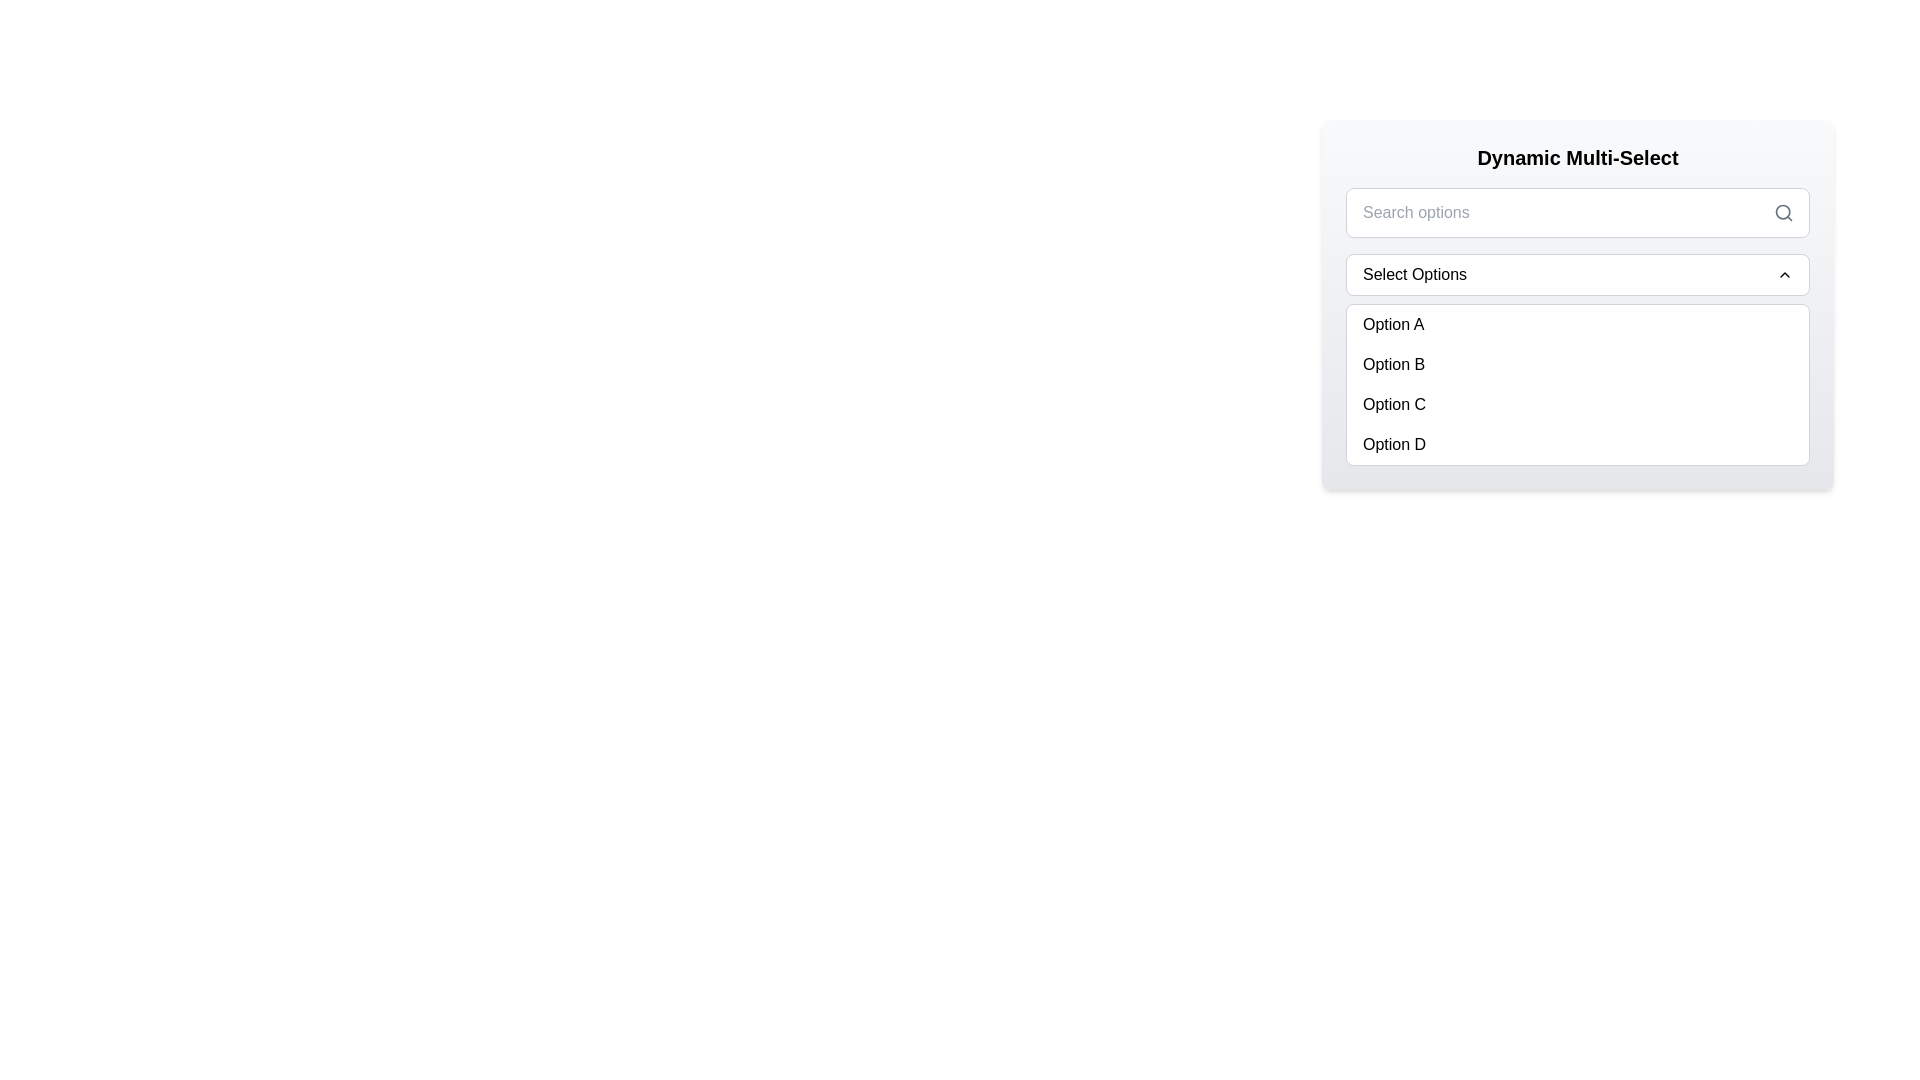 This screenshot has height=1080, width=1920. What do you see at coordinates (1577, 274) in the screenshot?
I see `the Dropdown toggle button labeled 'Select Options'` at bounding box center [1577, 274].